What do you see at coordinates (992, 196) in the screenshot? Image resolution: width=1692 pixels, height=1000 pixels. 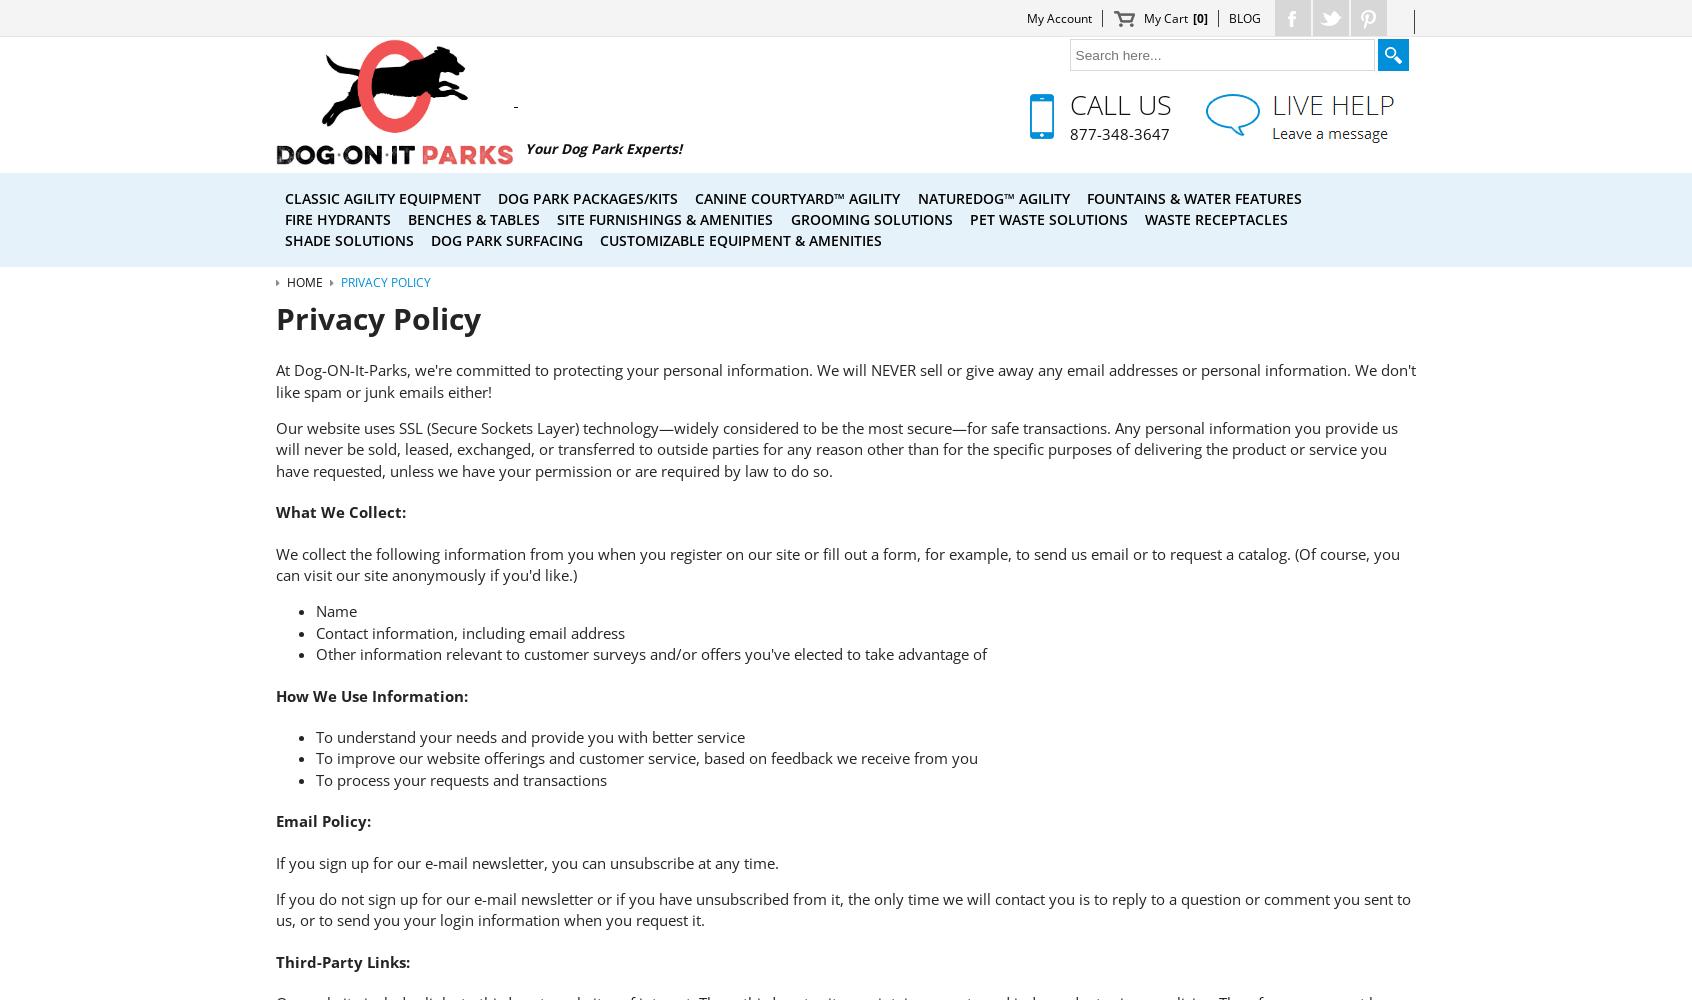 I see `'NatureDog™ Agility'` at bounding box center [992, 196].